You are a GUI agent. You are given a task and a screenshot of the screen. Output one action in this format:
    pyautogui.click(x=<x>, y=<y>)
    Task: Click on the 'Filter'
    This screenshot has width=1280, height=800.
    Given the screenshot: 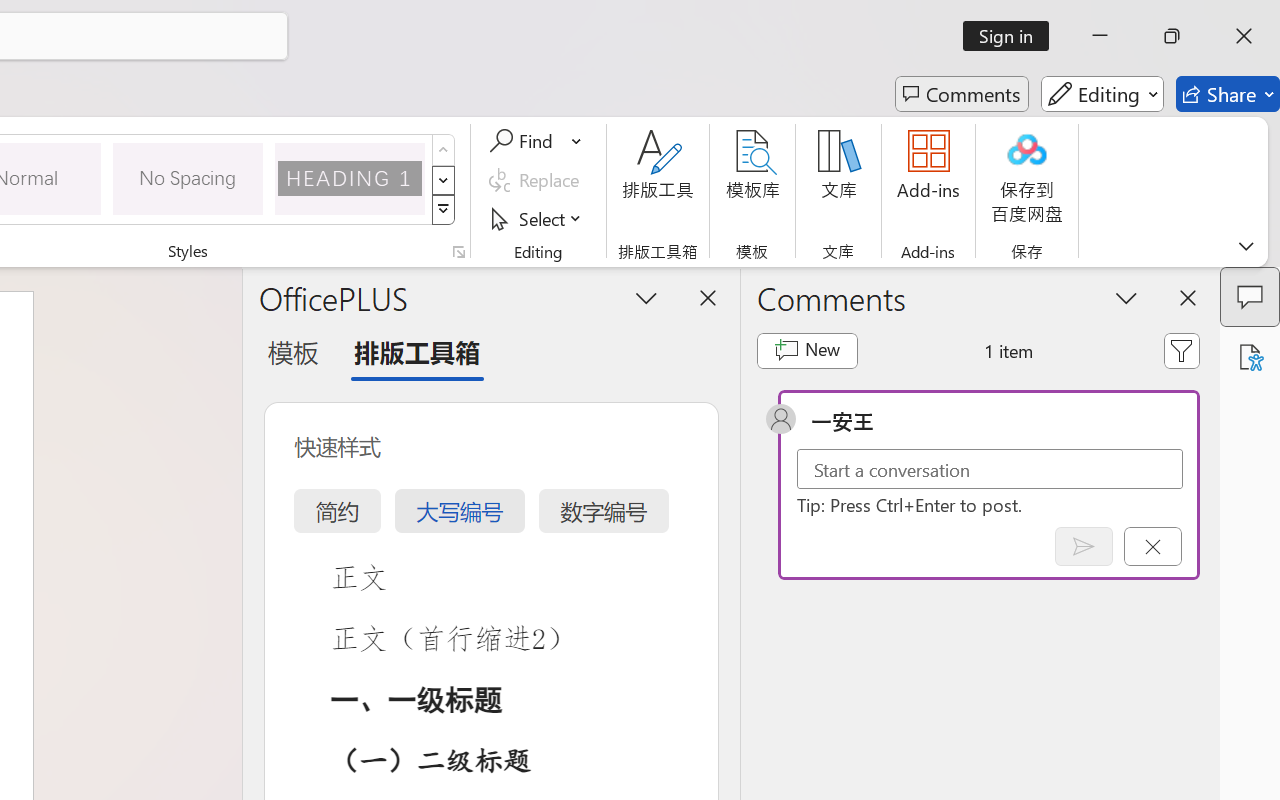 What is the action you would take?
    pyautogui.click(x=1182, y=350)
    